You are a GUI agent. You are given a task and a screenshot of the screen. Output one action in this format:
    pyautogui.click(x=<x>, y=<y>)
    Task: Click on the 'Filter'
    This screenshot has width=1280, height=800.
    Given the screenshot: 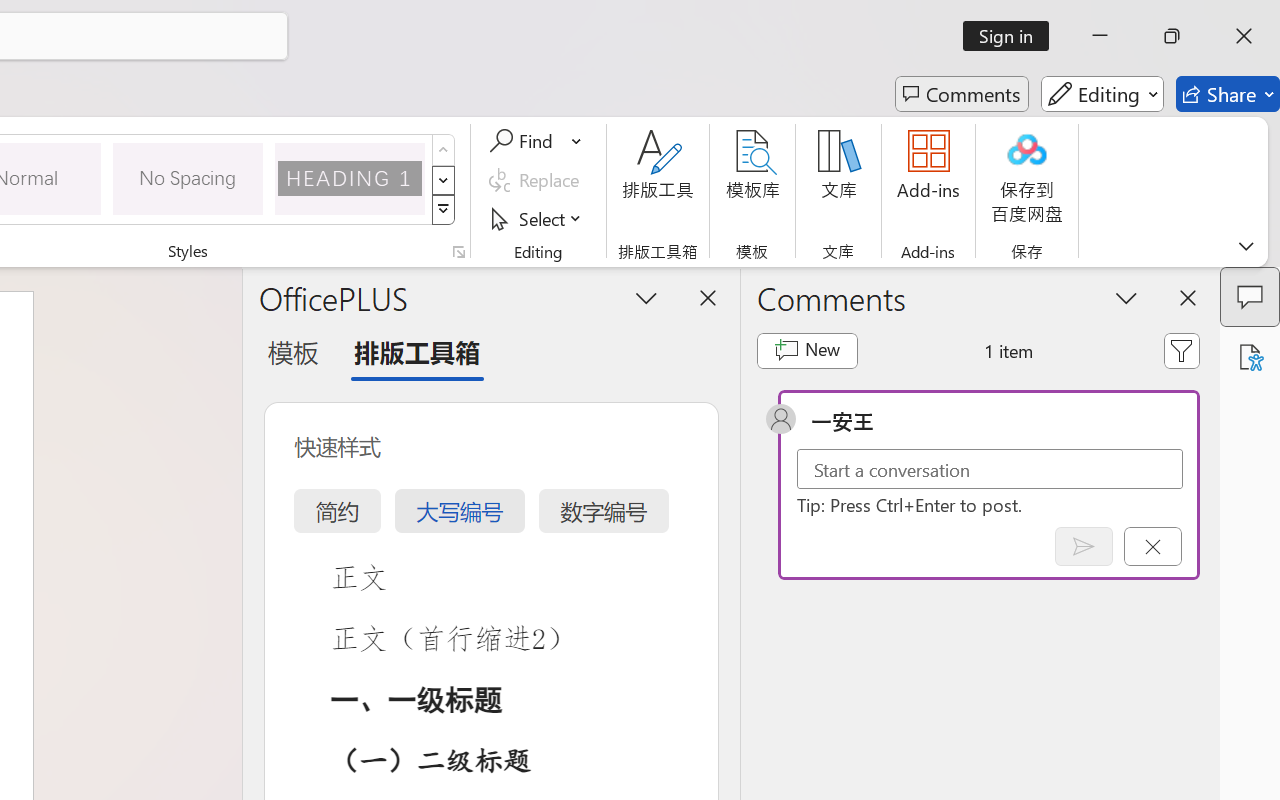 What is the action you would take?
    pyautogui.click(x=1182, y=350)
    